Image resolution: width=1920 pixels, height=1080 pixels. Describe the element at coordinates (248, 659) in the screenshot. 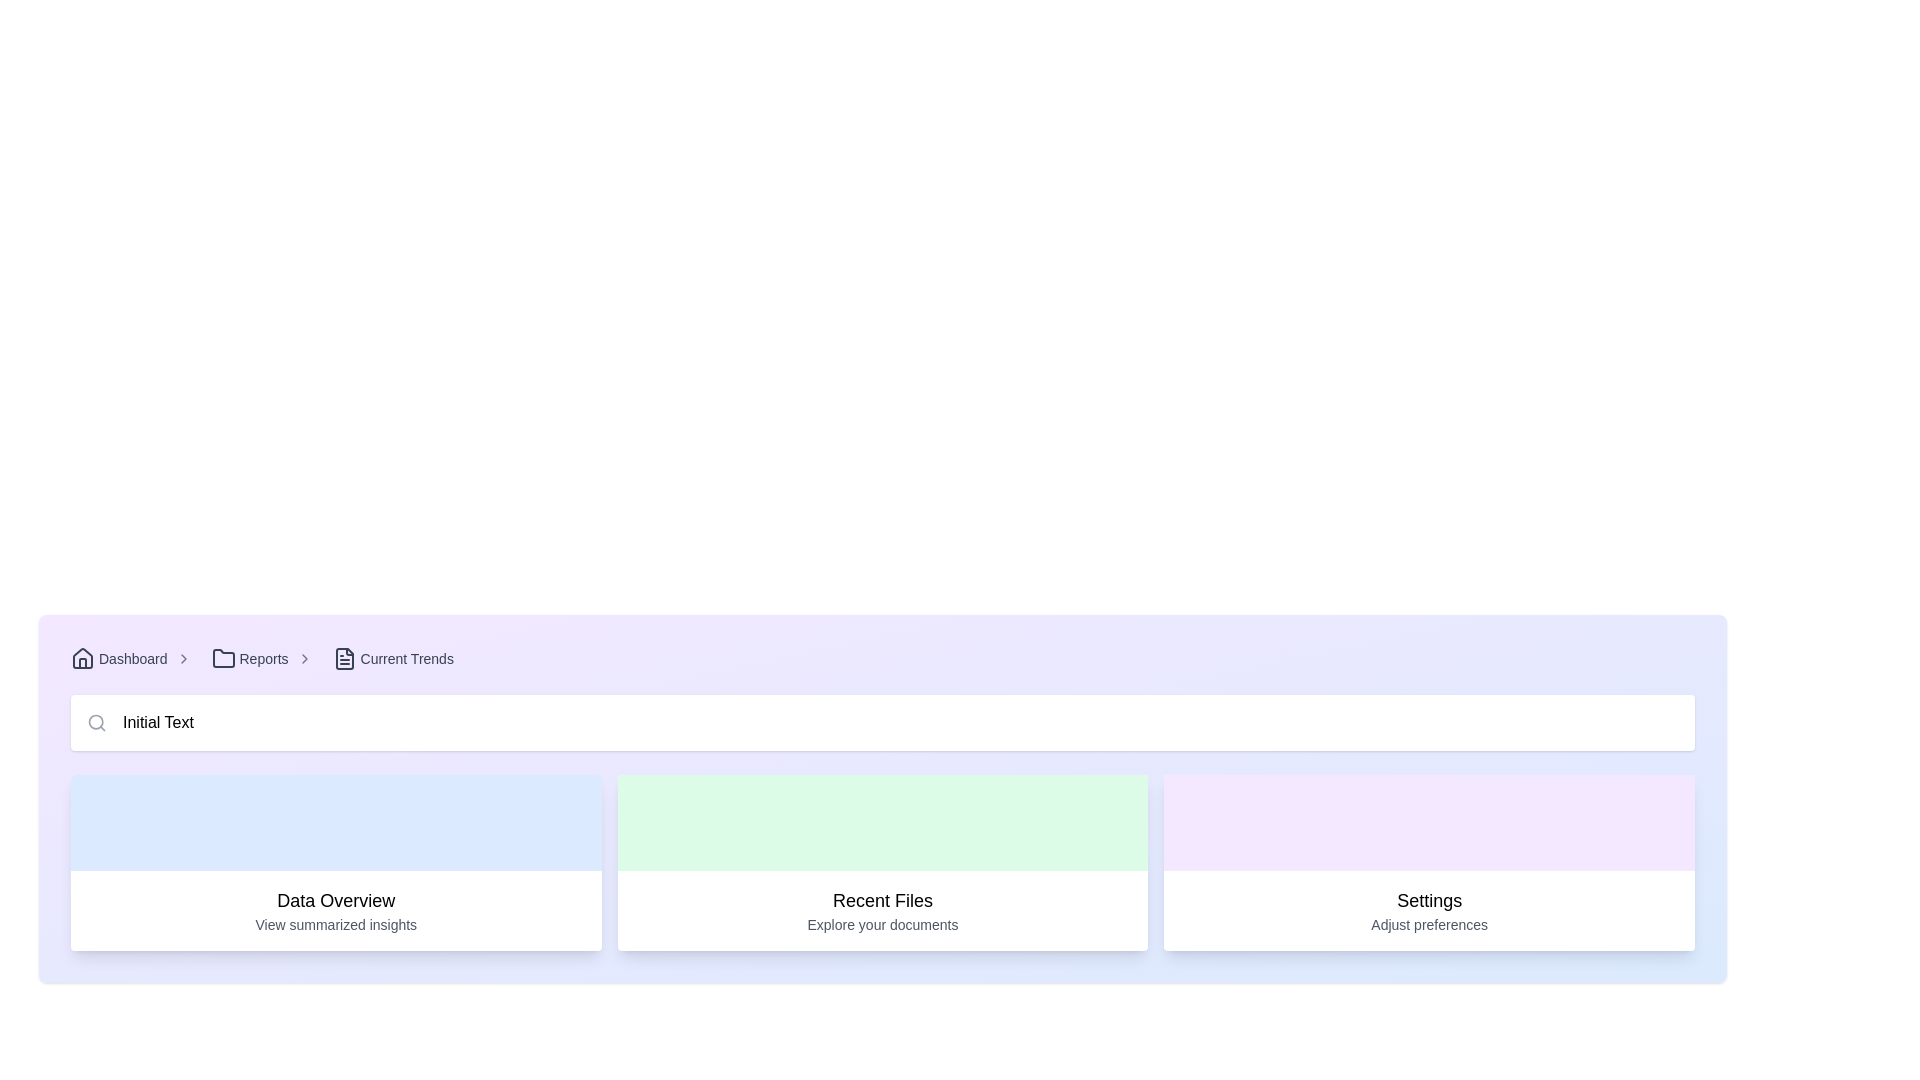

I see `the 'Reports' hyperlink located in the breadcrumb navigation bar, positioned between 'Dashboard' and 'Current Trends'` at that location.